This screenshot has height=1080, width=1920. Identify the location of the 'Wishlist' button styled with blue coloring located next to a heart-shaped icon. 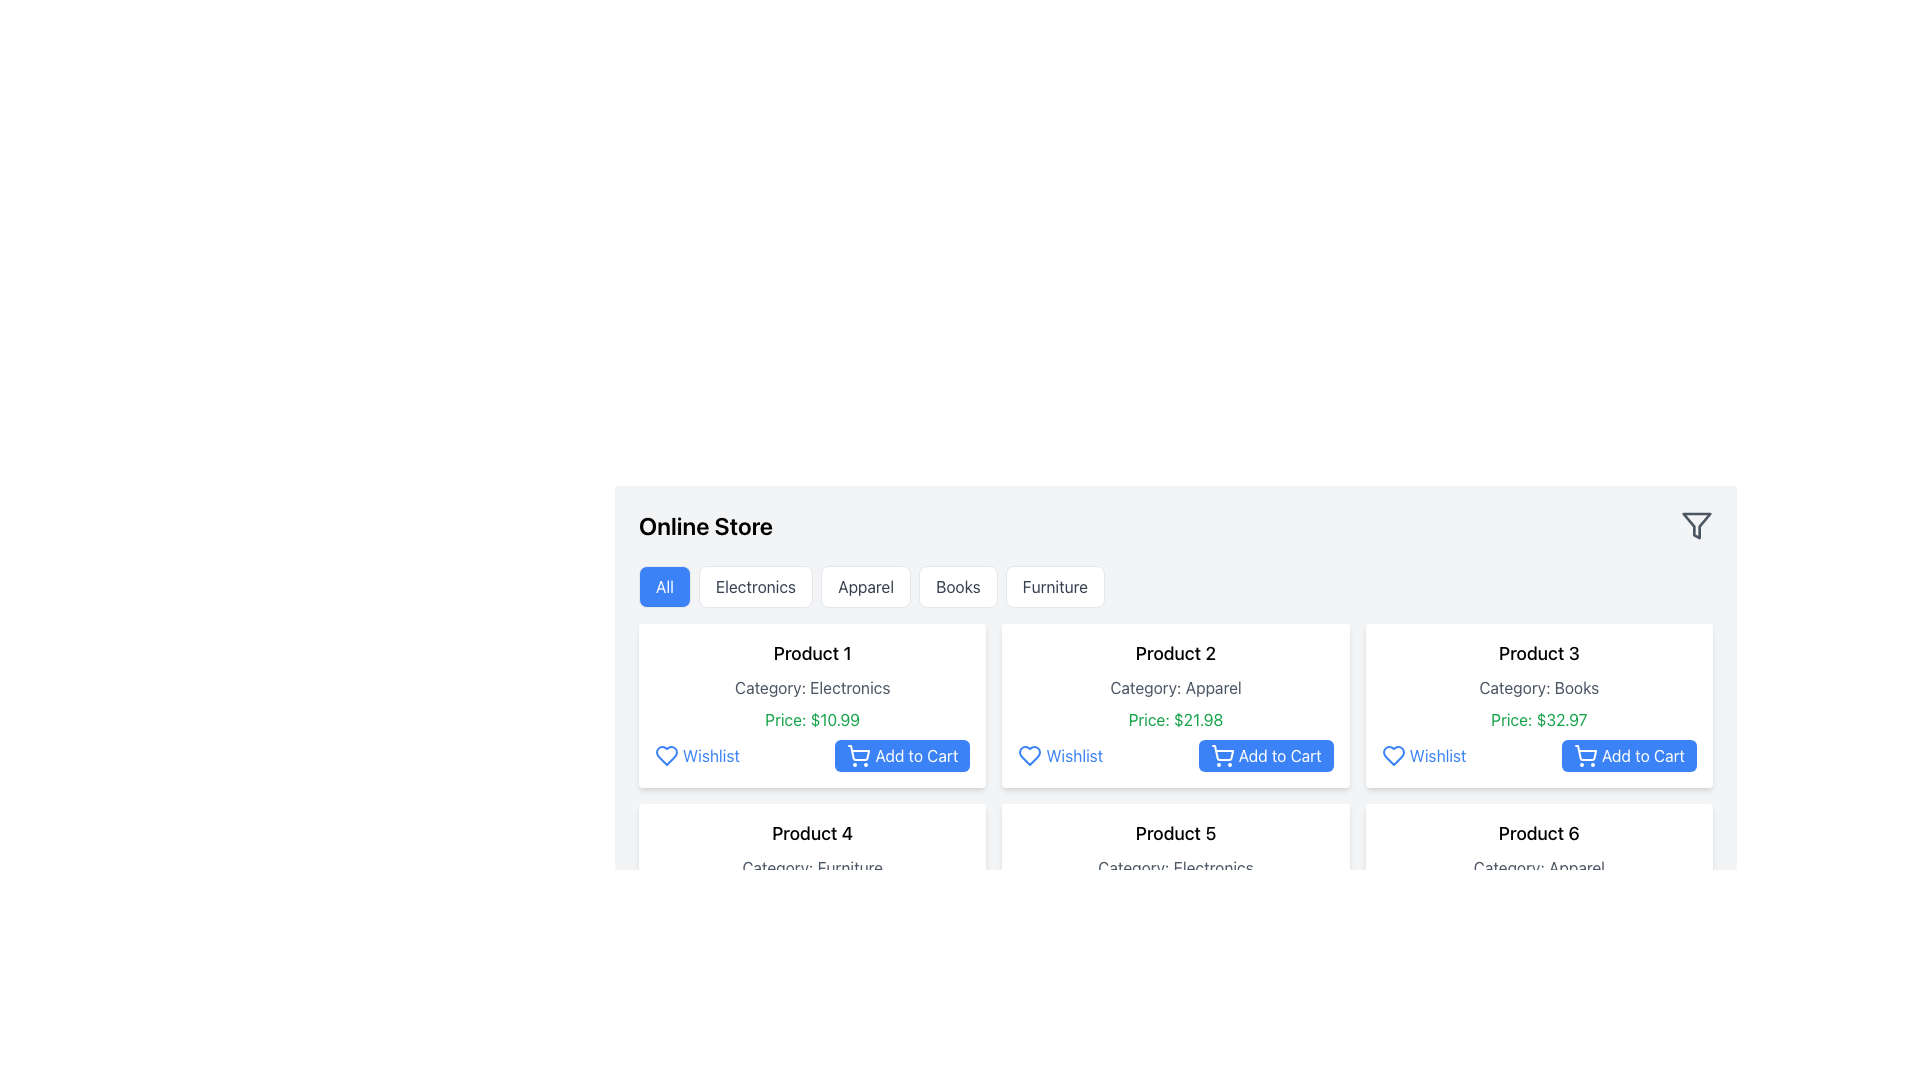
(697, 756).